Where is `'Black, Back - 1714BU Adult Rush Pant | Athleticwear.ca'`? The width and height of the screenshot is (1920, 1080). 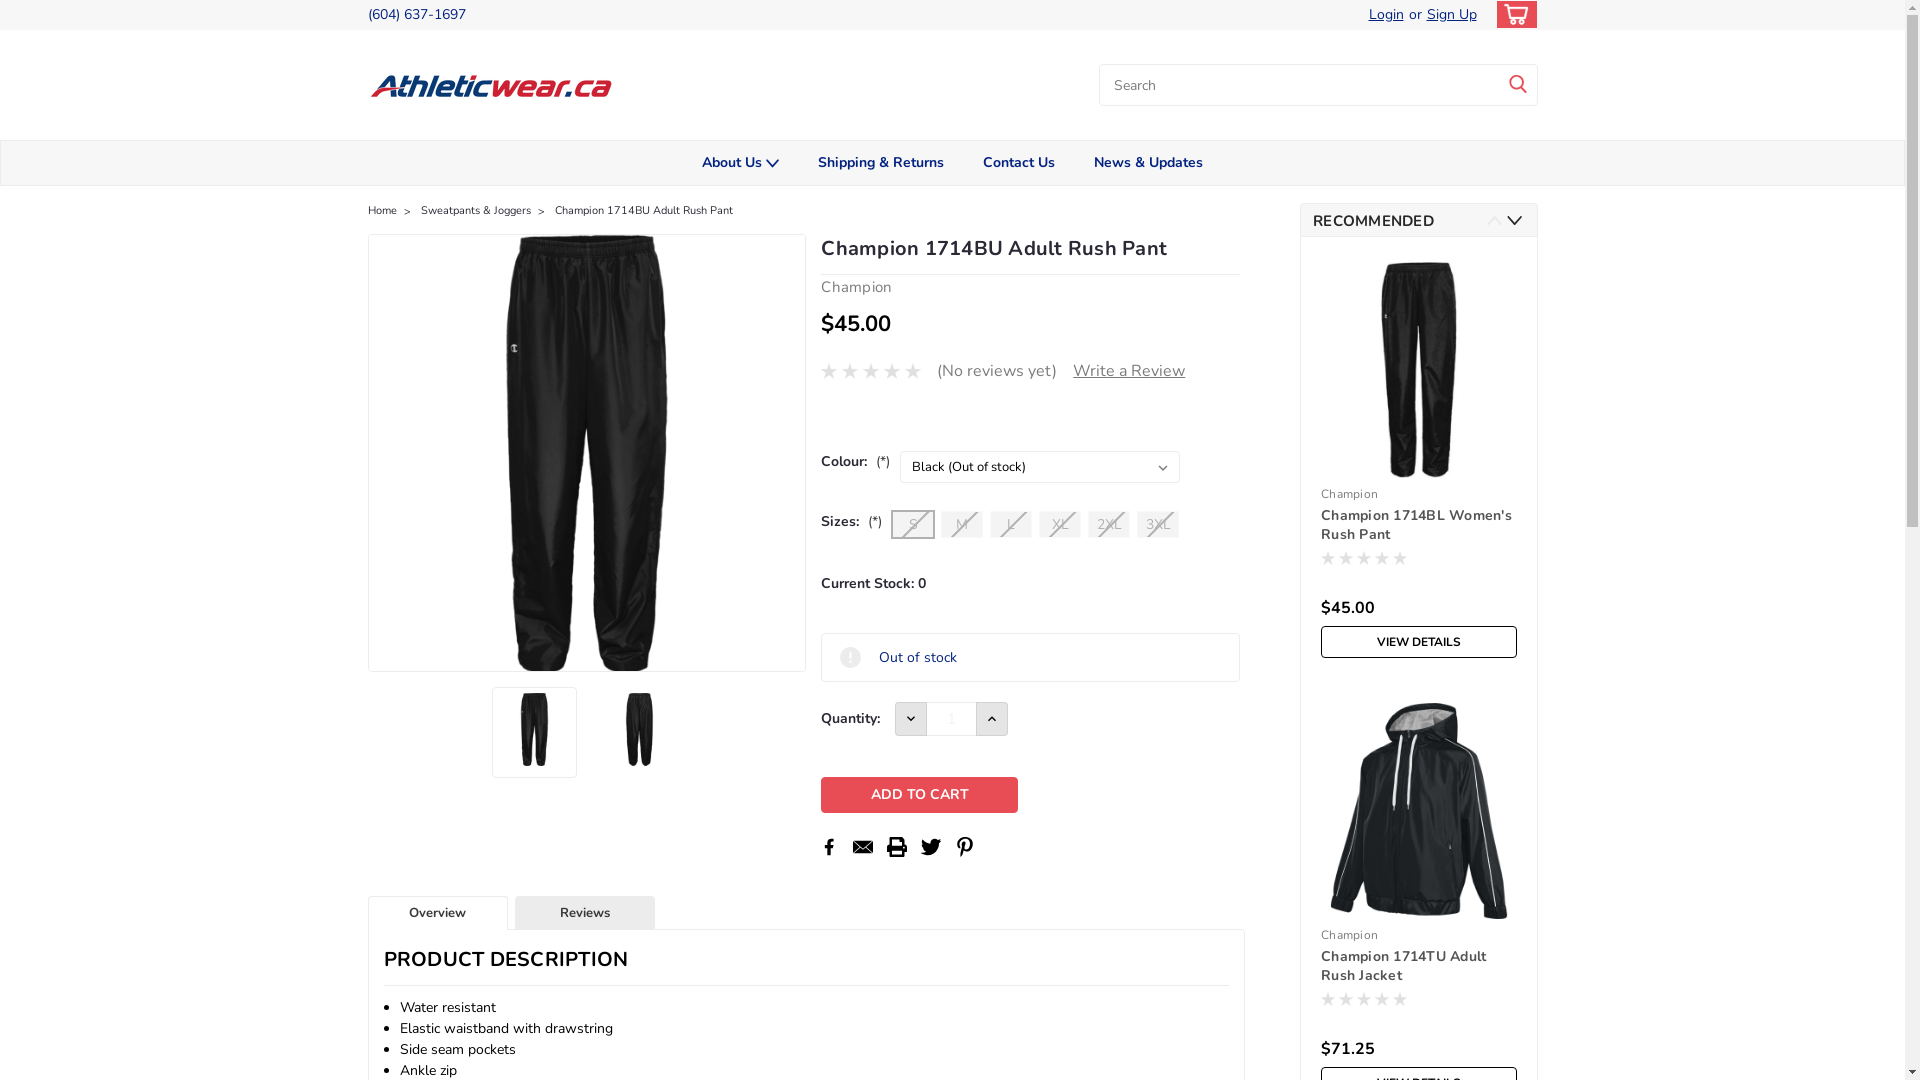 'Black, Back - 1714BU Adult Rush Pant | Athleticwear.ca' is located at coordinates (638, 729).